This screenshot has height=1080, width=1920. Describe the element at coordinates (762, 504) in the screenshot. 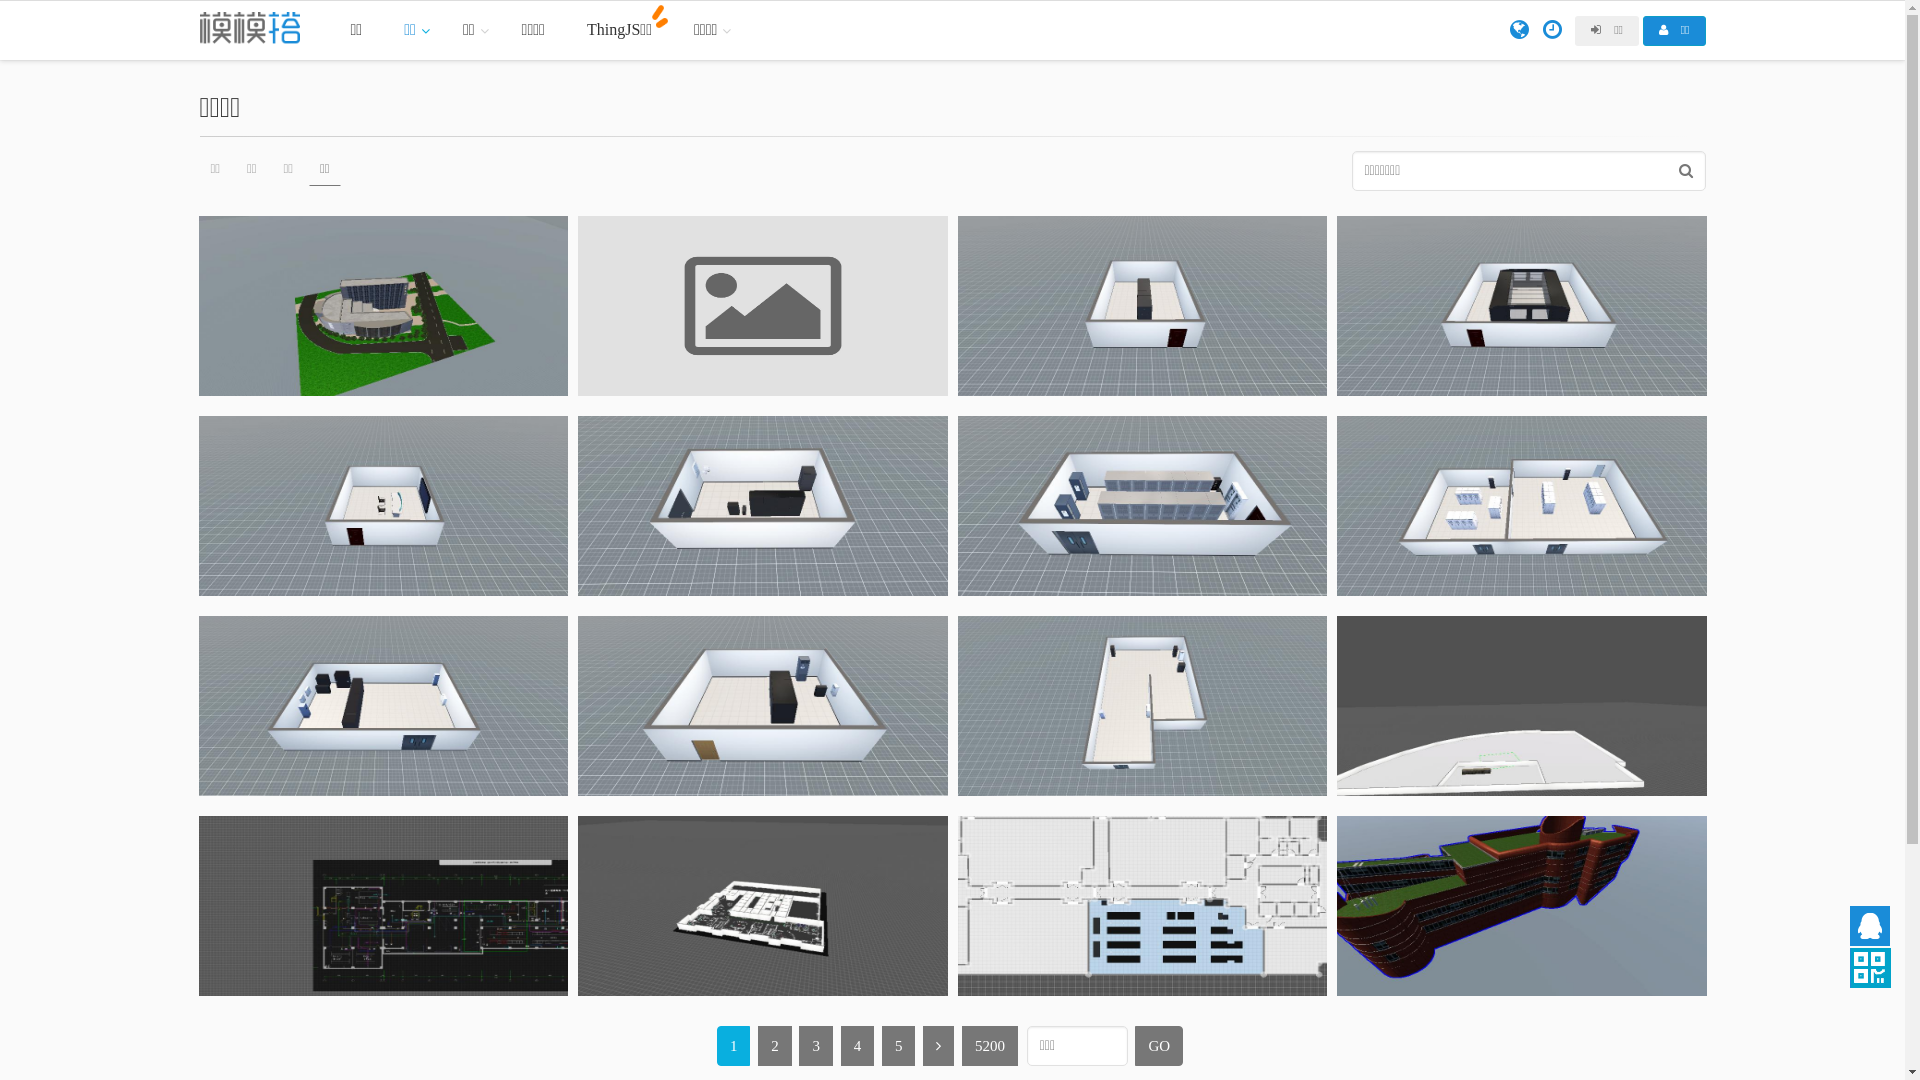

I see `'11'` at that location.